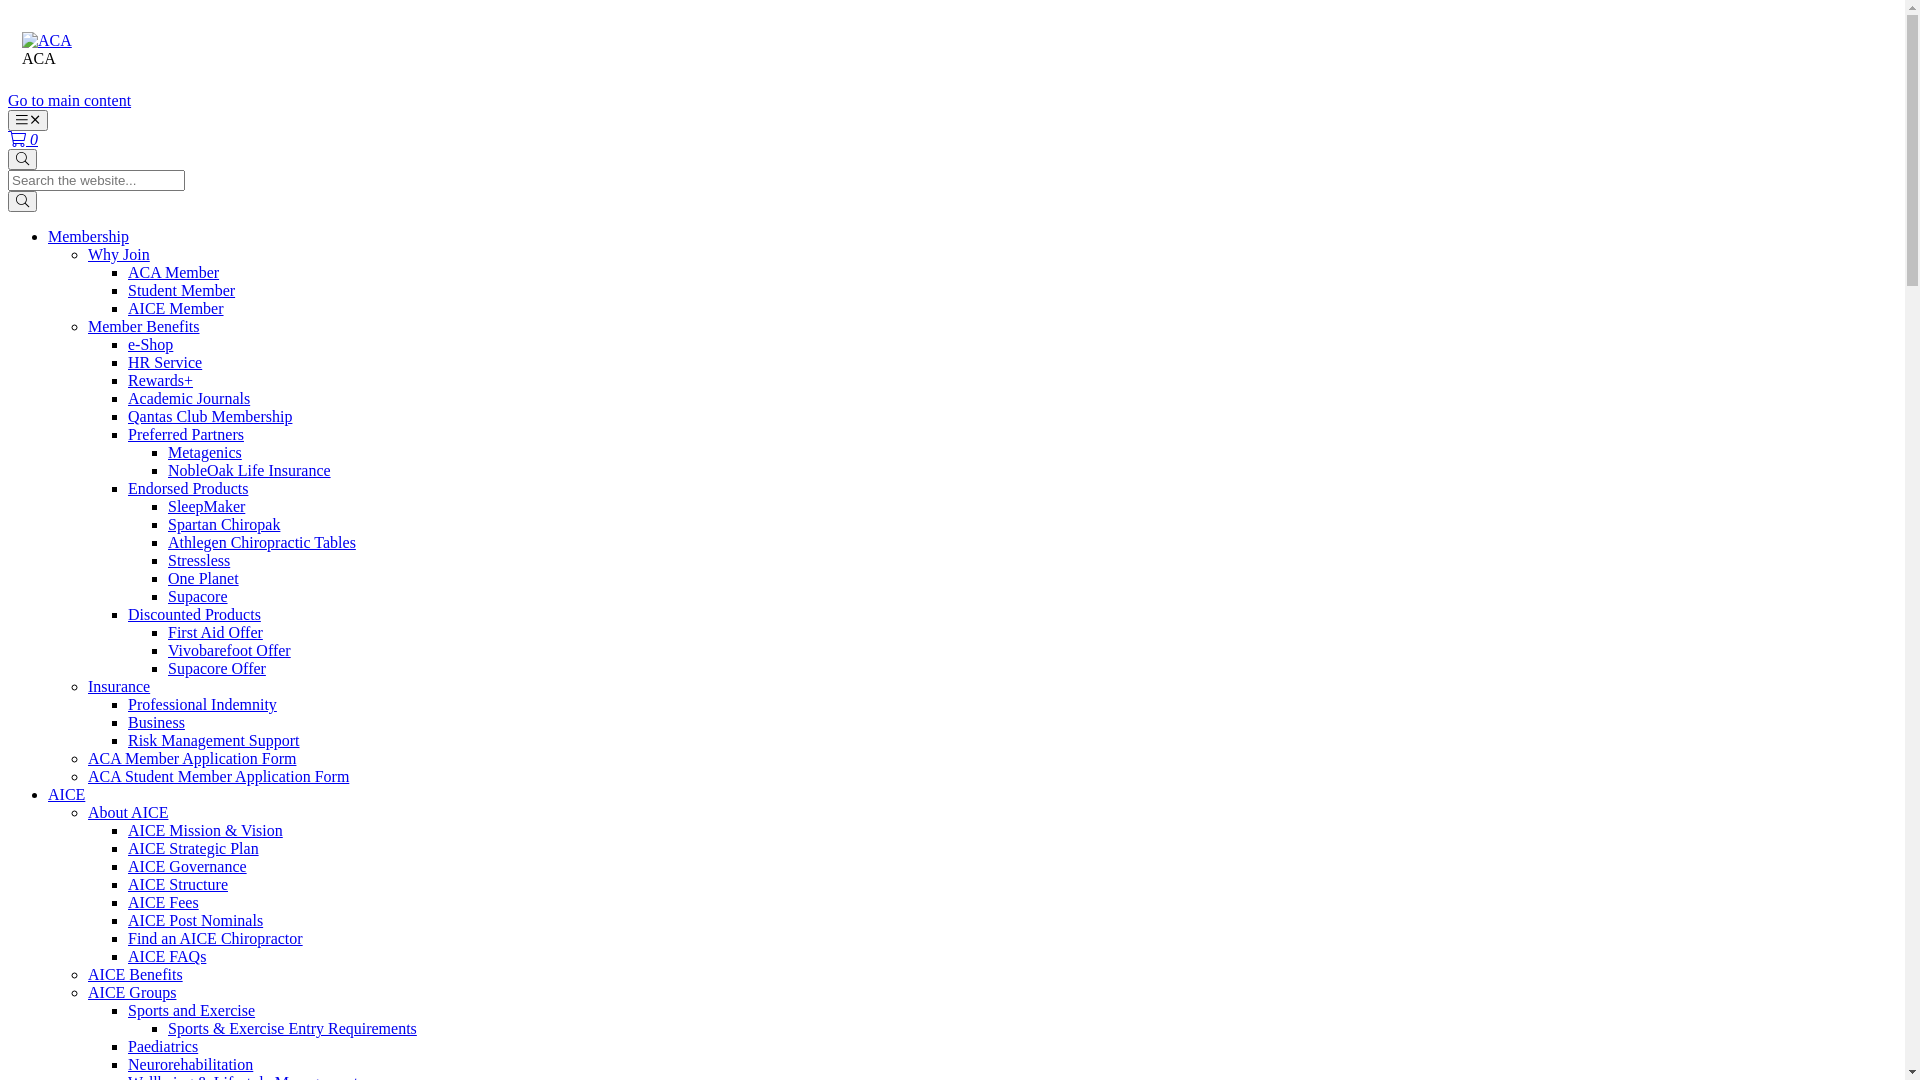 The height and width of the screenshot is (1080, 1920). What do you see at coordinates (210, 415) in the screenshot?
I see `'Qantas Club Membership'` at bounding box center [210, 415].